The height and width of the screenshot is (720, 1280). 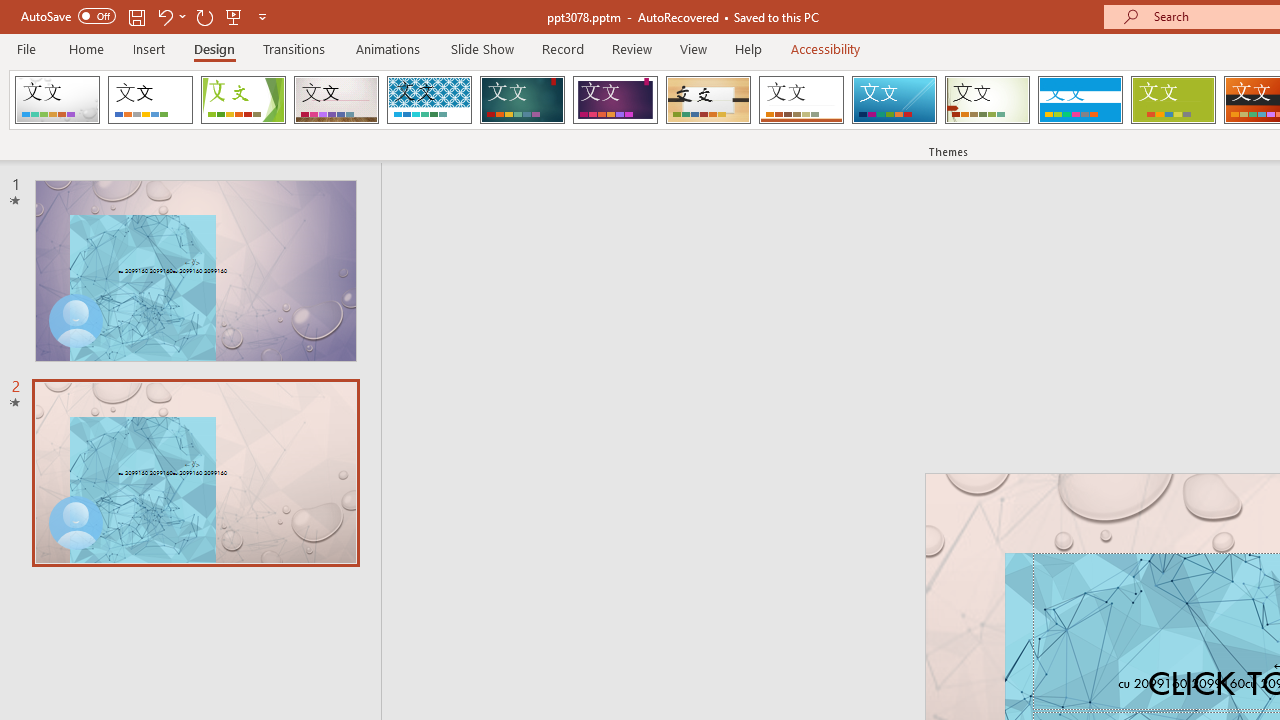 I want to click on 'Office Theme', so click(x=149, y=100).